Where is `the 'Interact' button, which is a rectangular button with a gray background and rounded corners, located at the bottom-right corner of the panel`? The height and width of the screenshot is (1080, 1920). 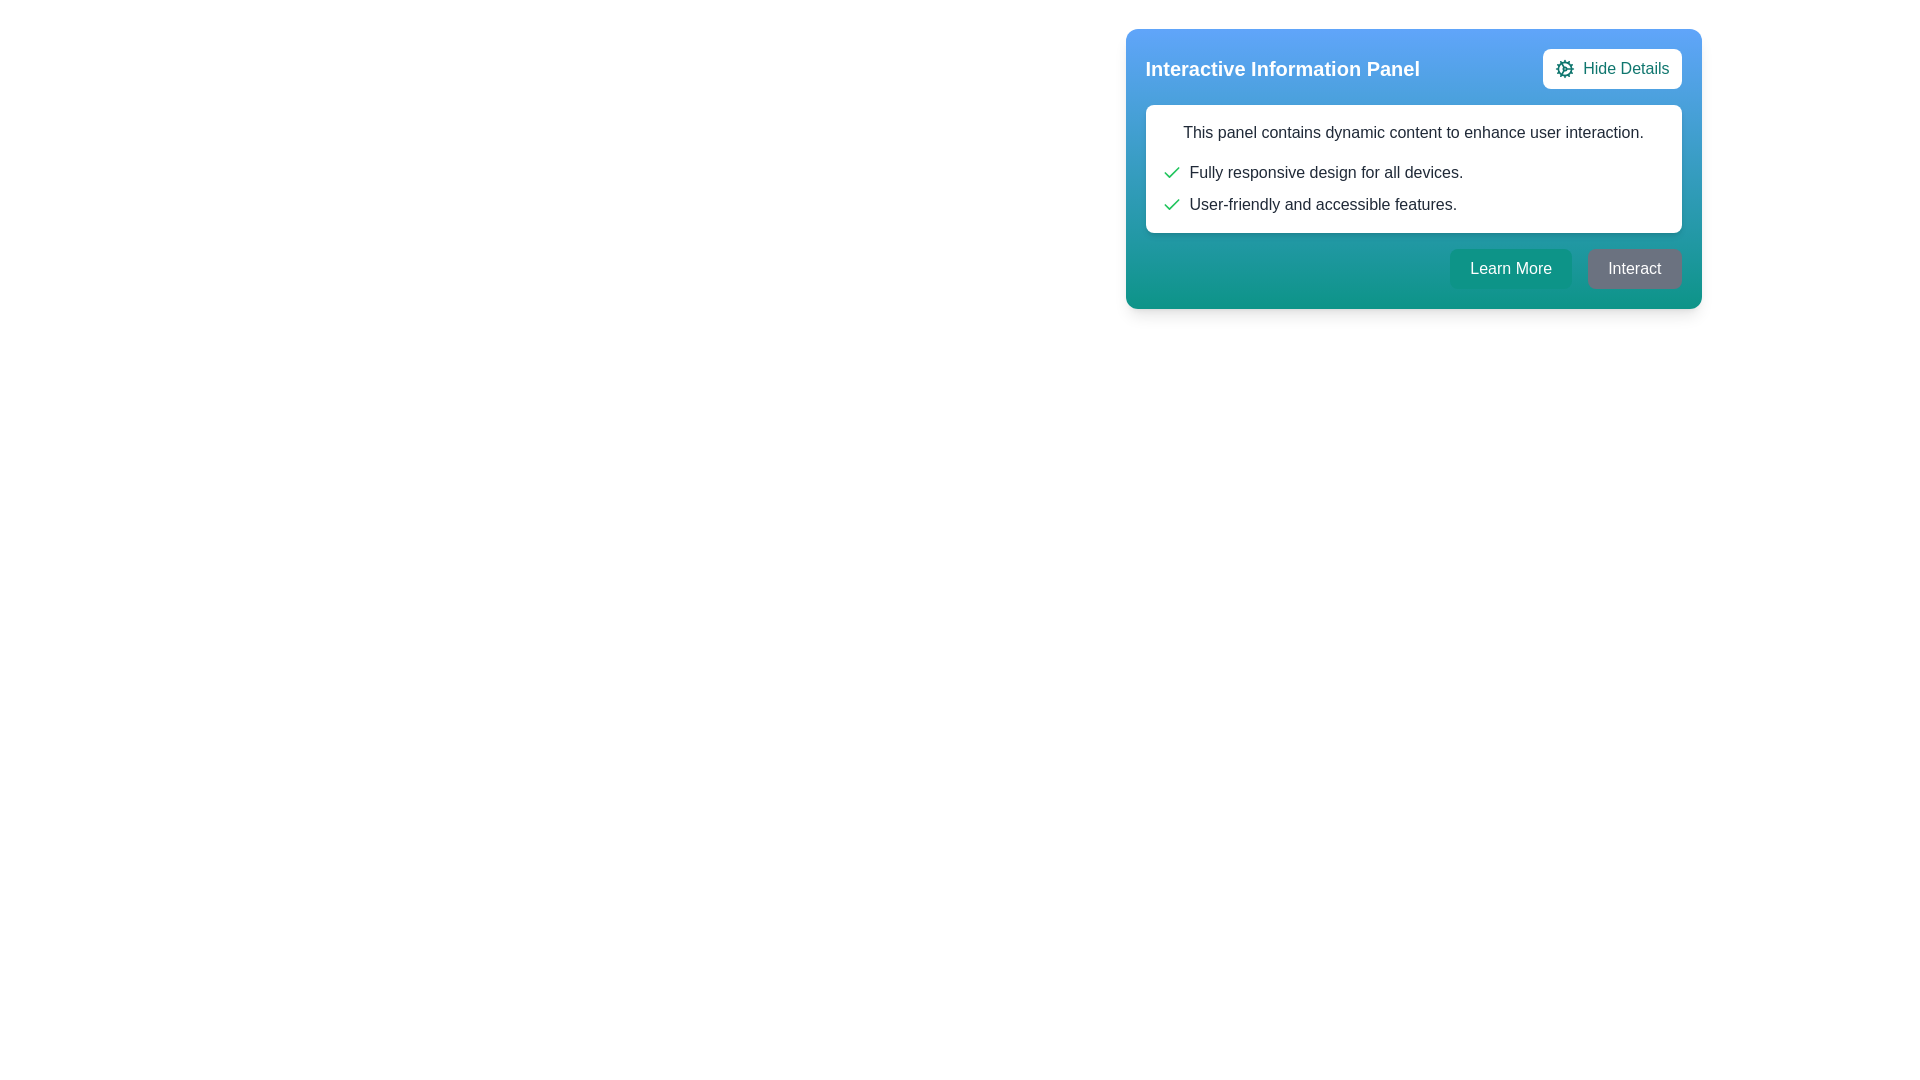 the 'Interact' button, which is a rectangular button with a gray background and rounded corners, located at the bottom-right corner of the panel is located at coordinates (1634, 268).